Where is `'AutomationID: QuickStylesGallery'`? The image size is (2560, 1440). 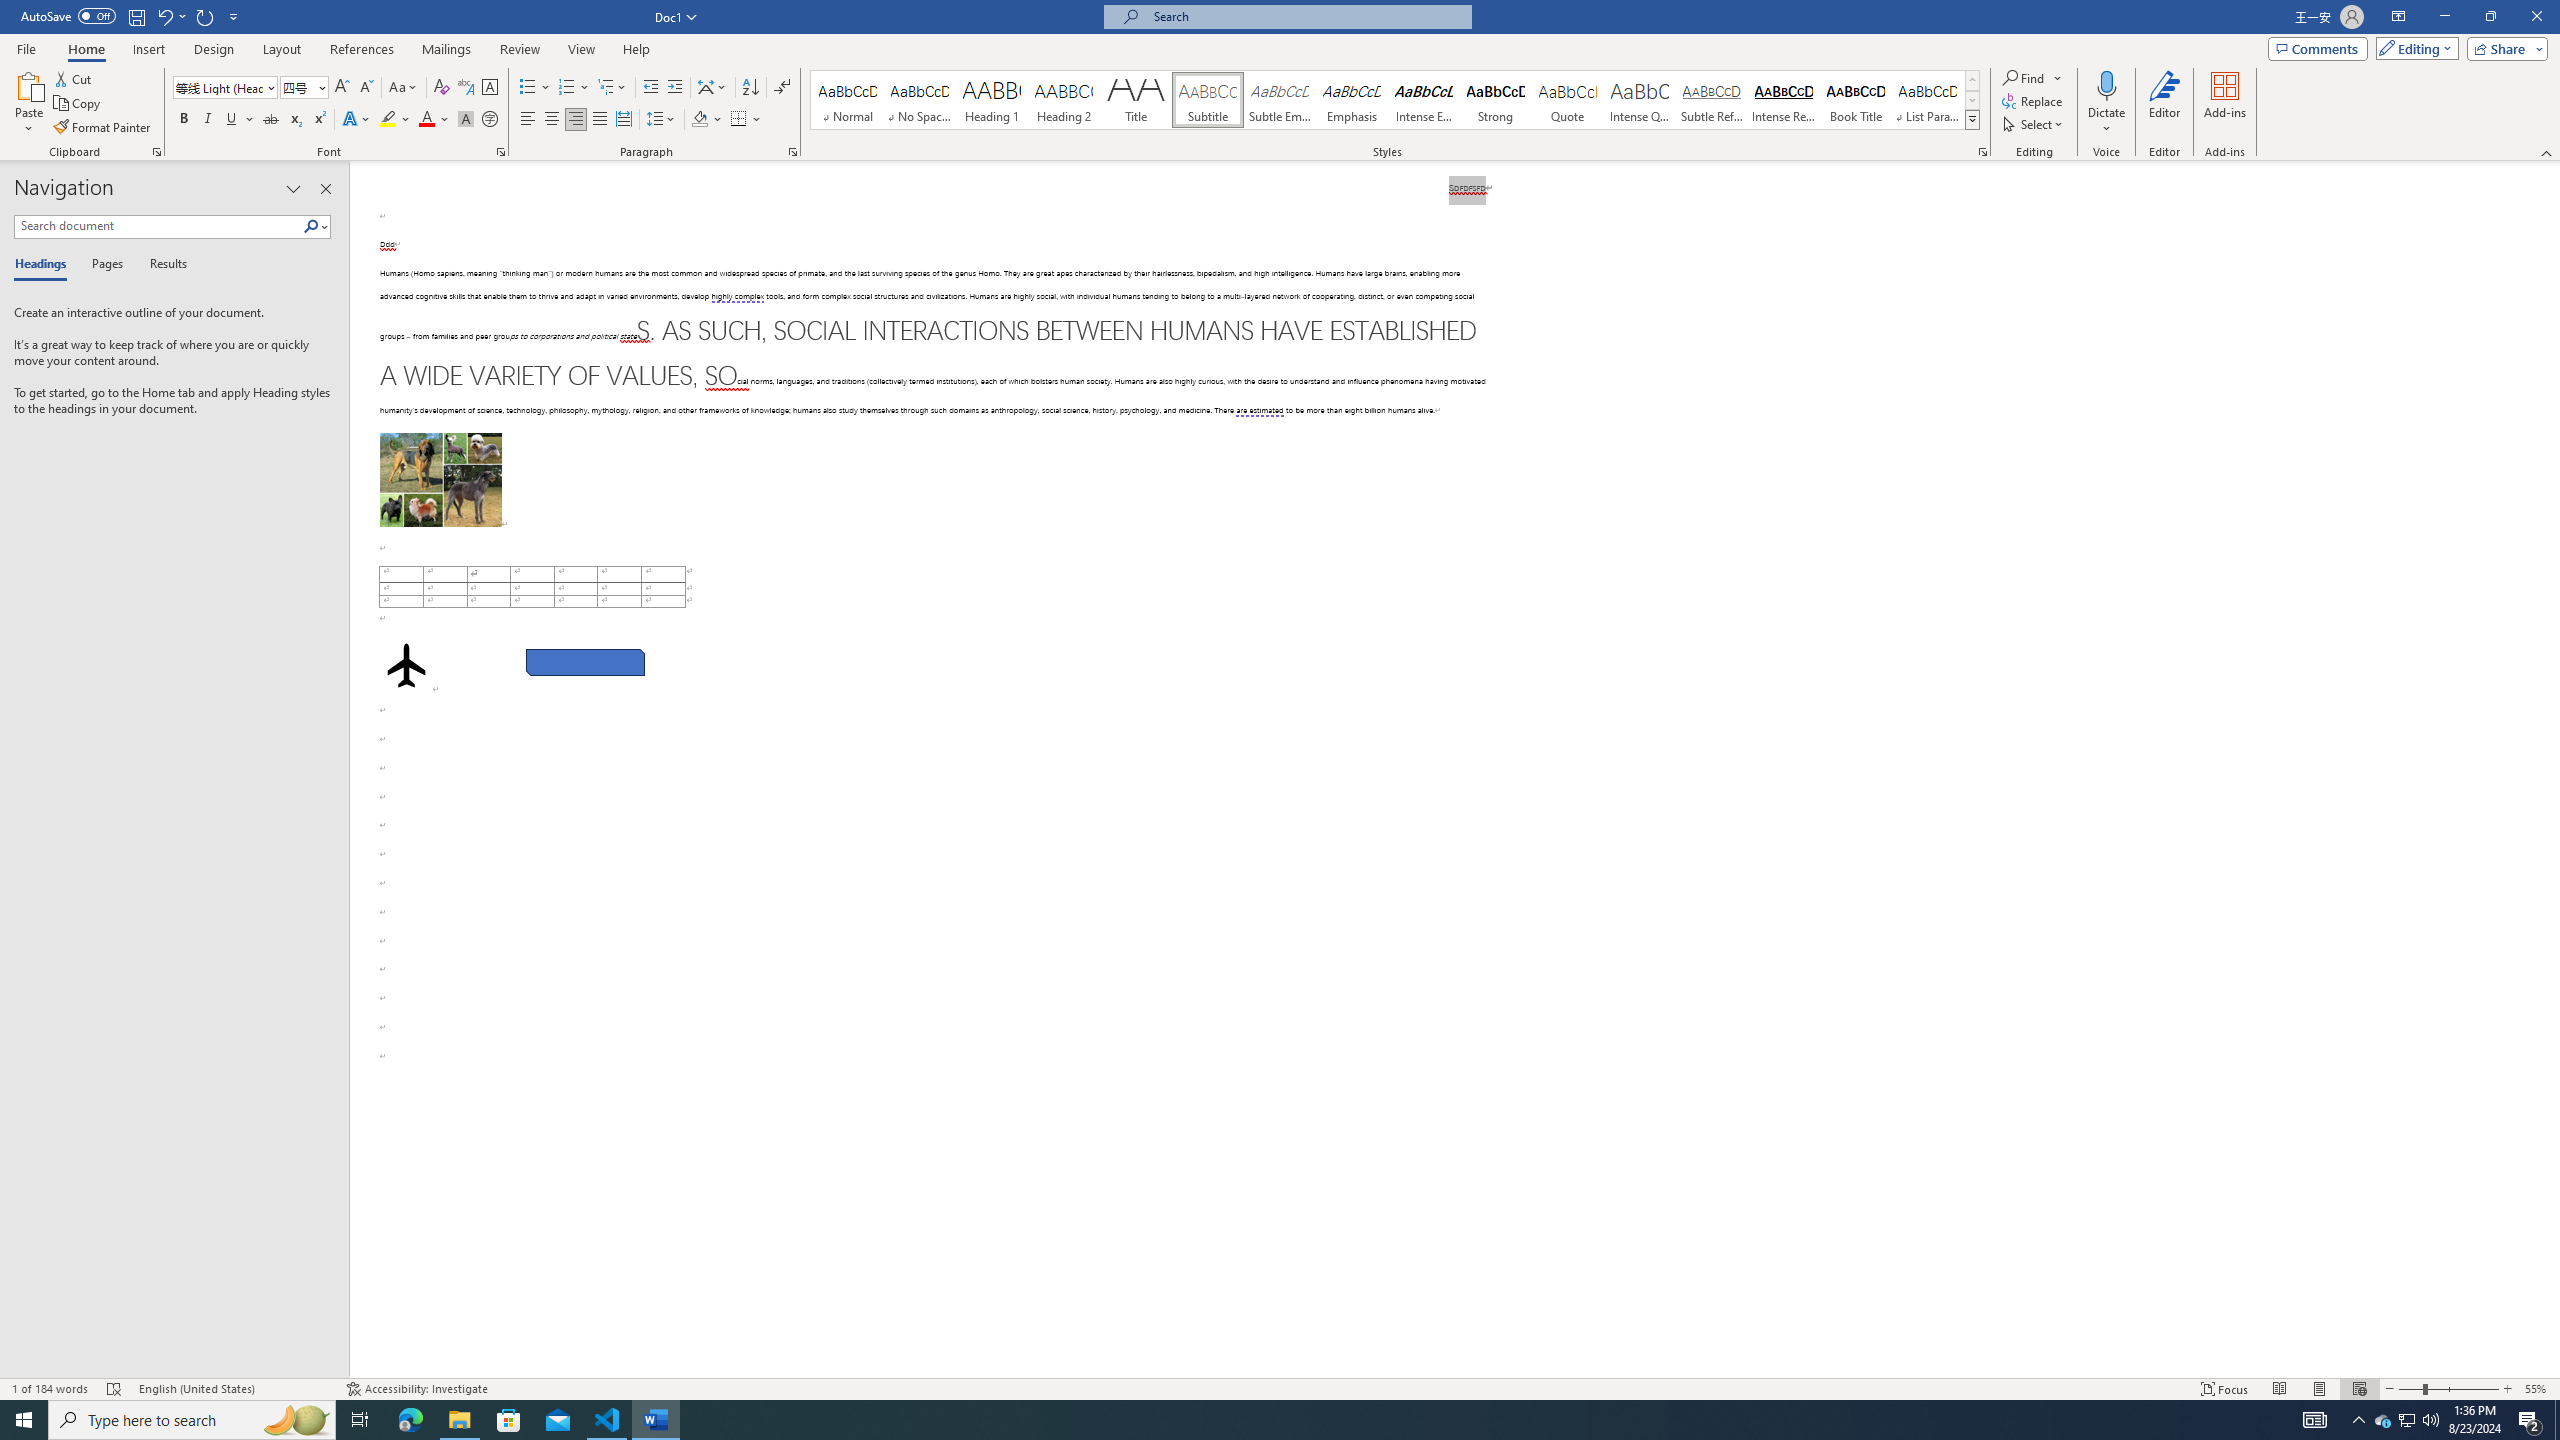 'AutomationID: QuickStylesGallery' is located at coordinates (1395, 99).